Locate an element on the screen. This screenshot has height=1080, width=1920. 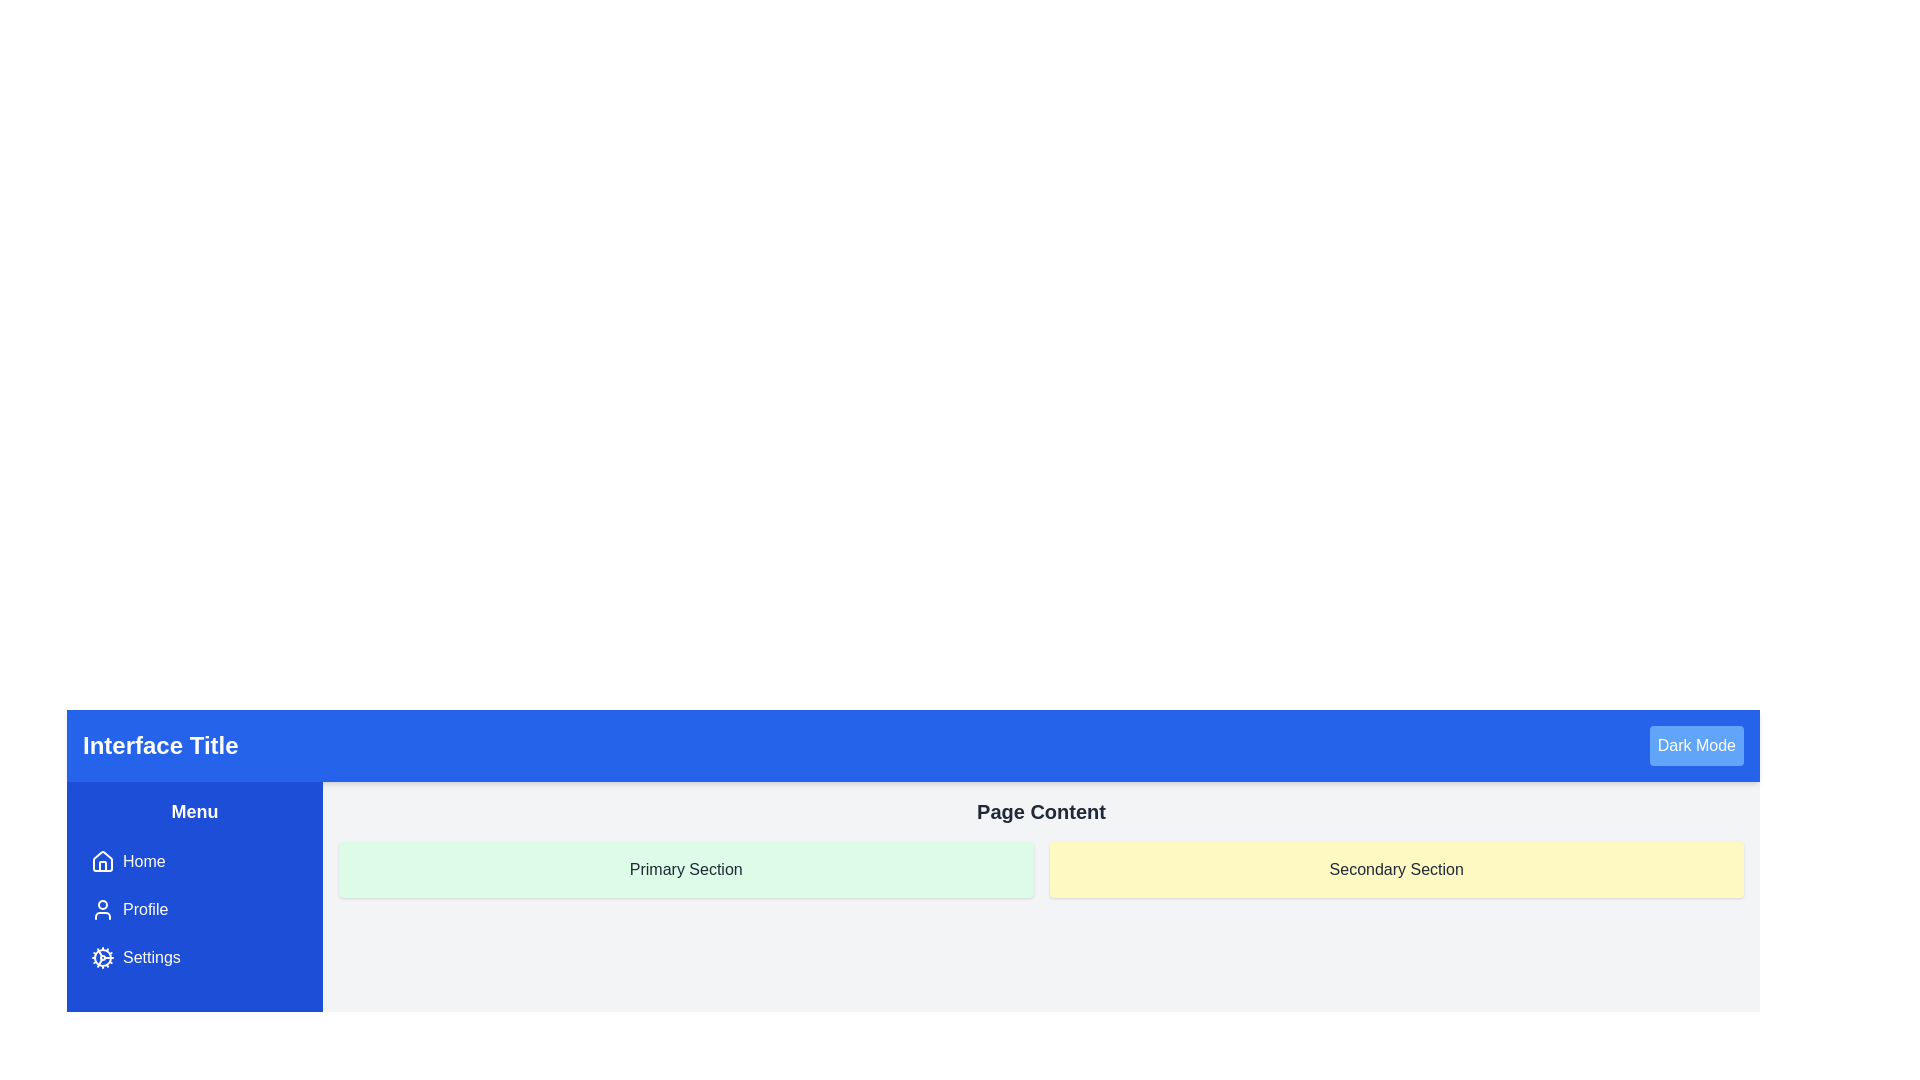
the 'Home' navigation menu item located at the top of the blue sidebar on the left side of the interface is located at coordinates (195, 860).